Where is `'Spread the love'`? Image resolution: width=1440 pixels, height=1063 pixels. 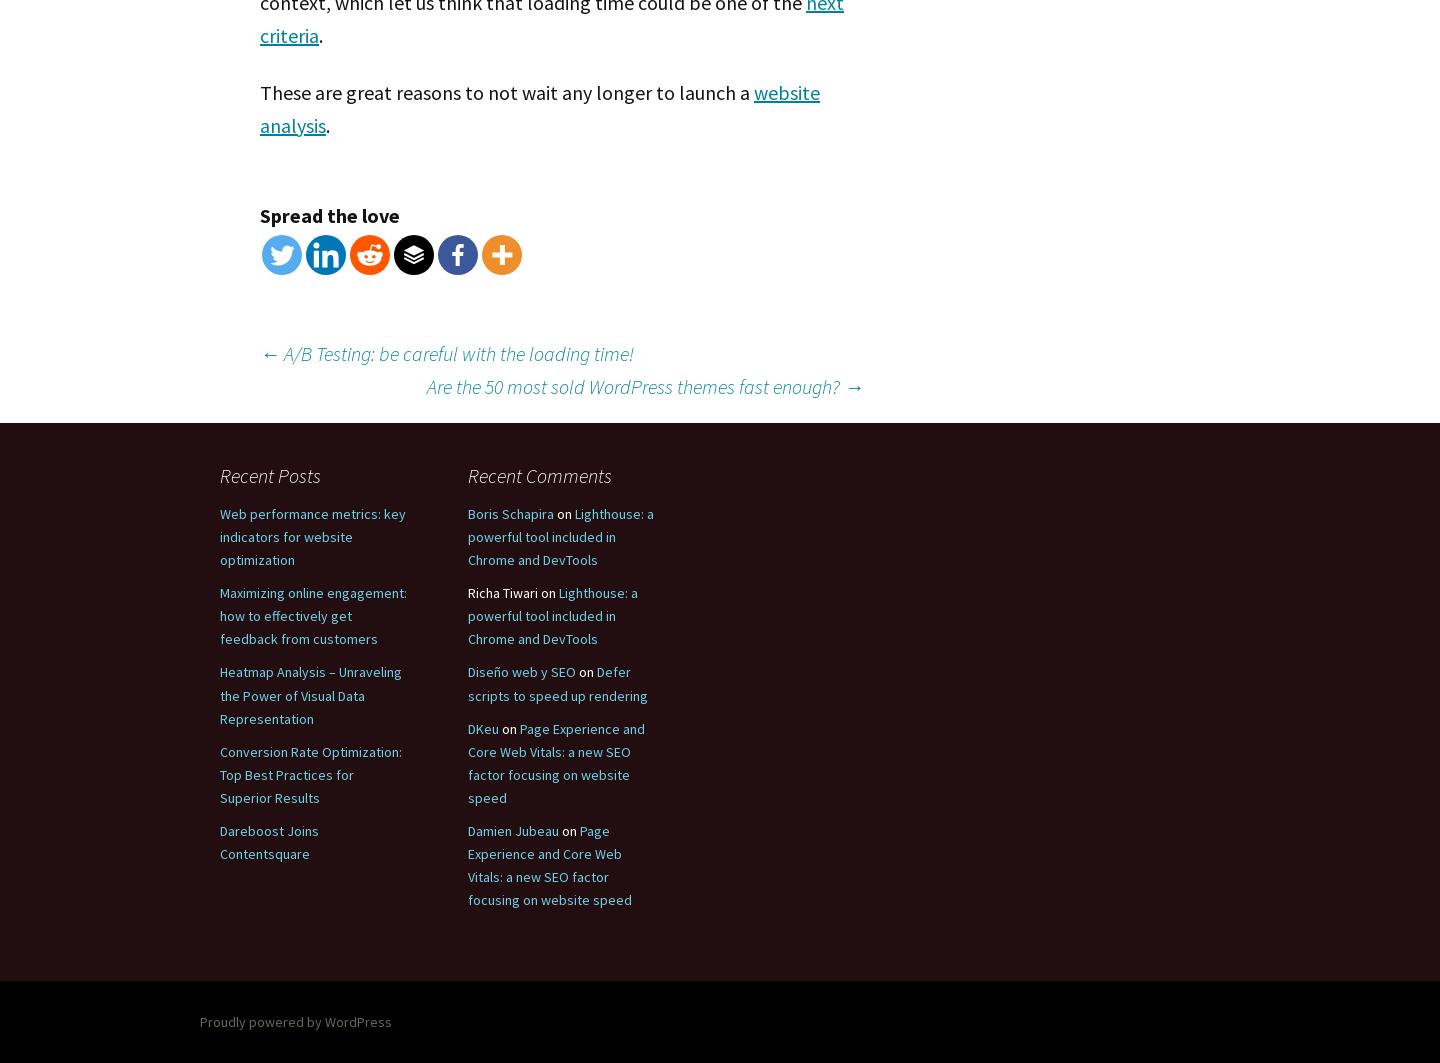
'Spread the love' is located at coordinates (330, 214).